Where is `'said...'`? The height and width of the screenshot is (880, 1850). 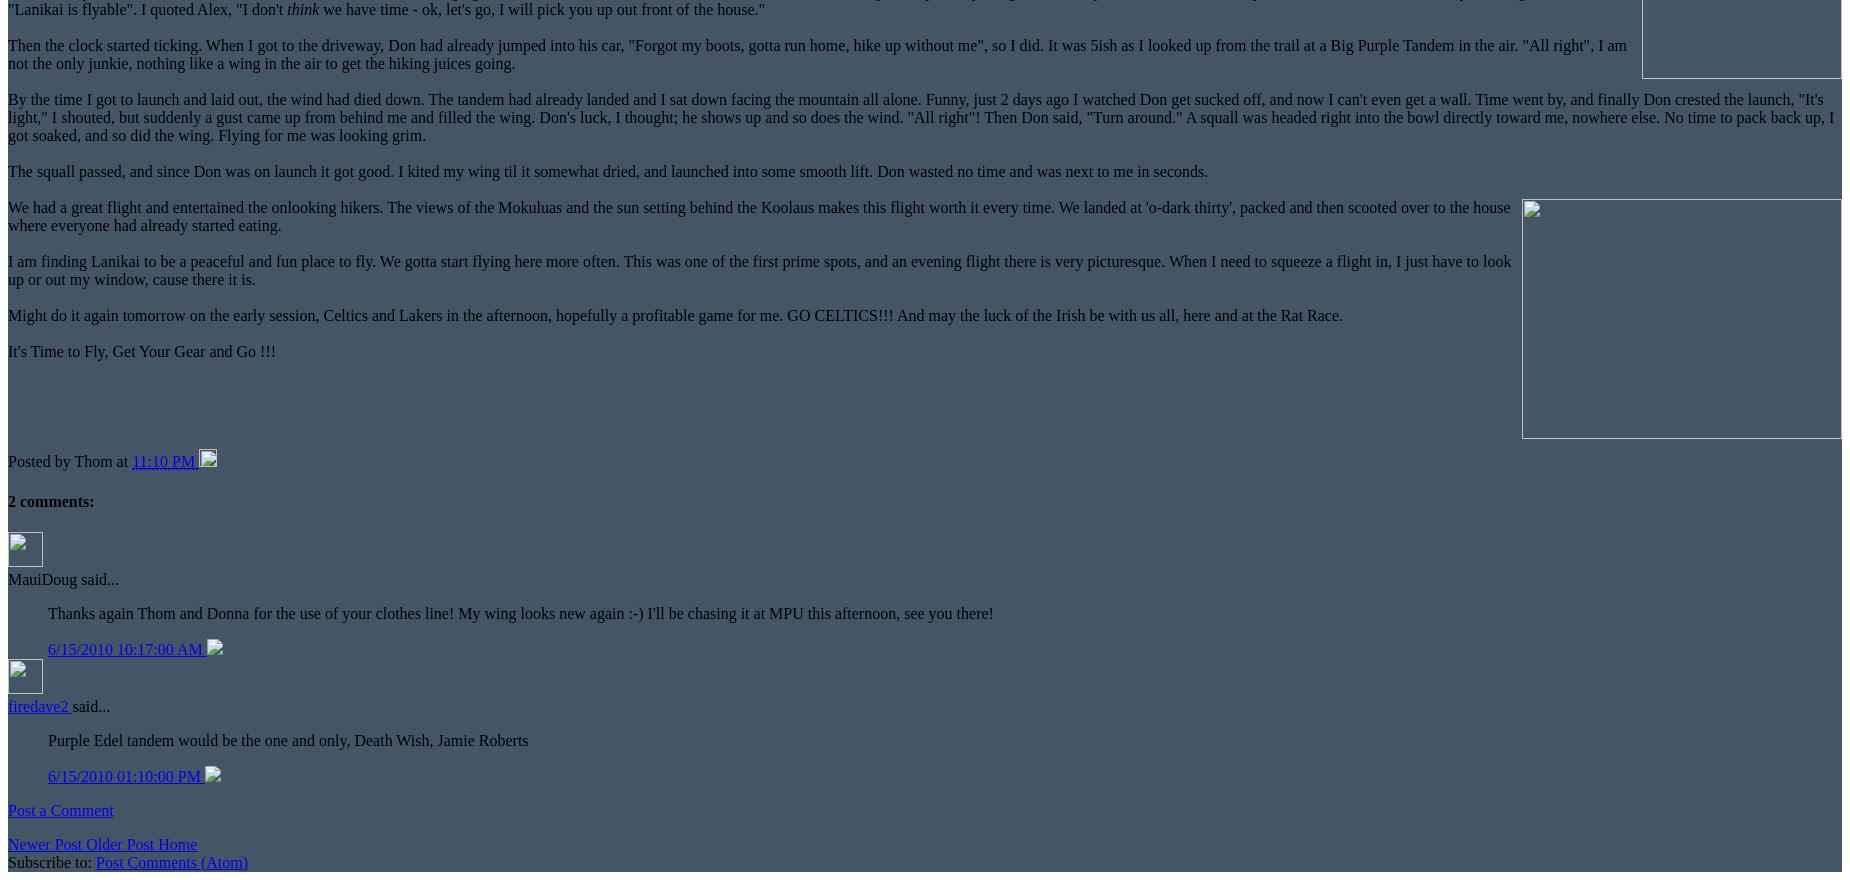 'said...' is located at coordinates (90, 705).